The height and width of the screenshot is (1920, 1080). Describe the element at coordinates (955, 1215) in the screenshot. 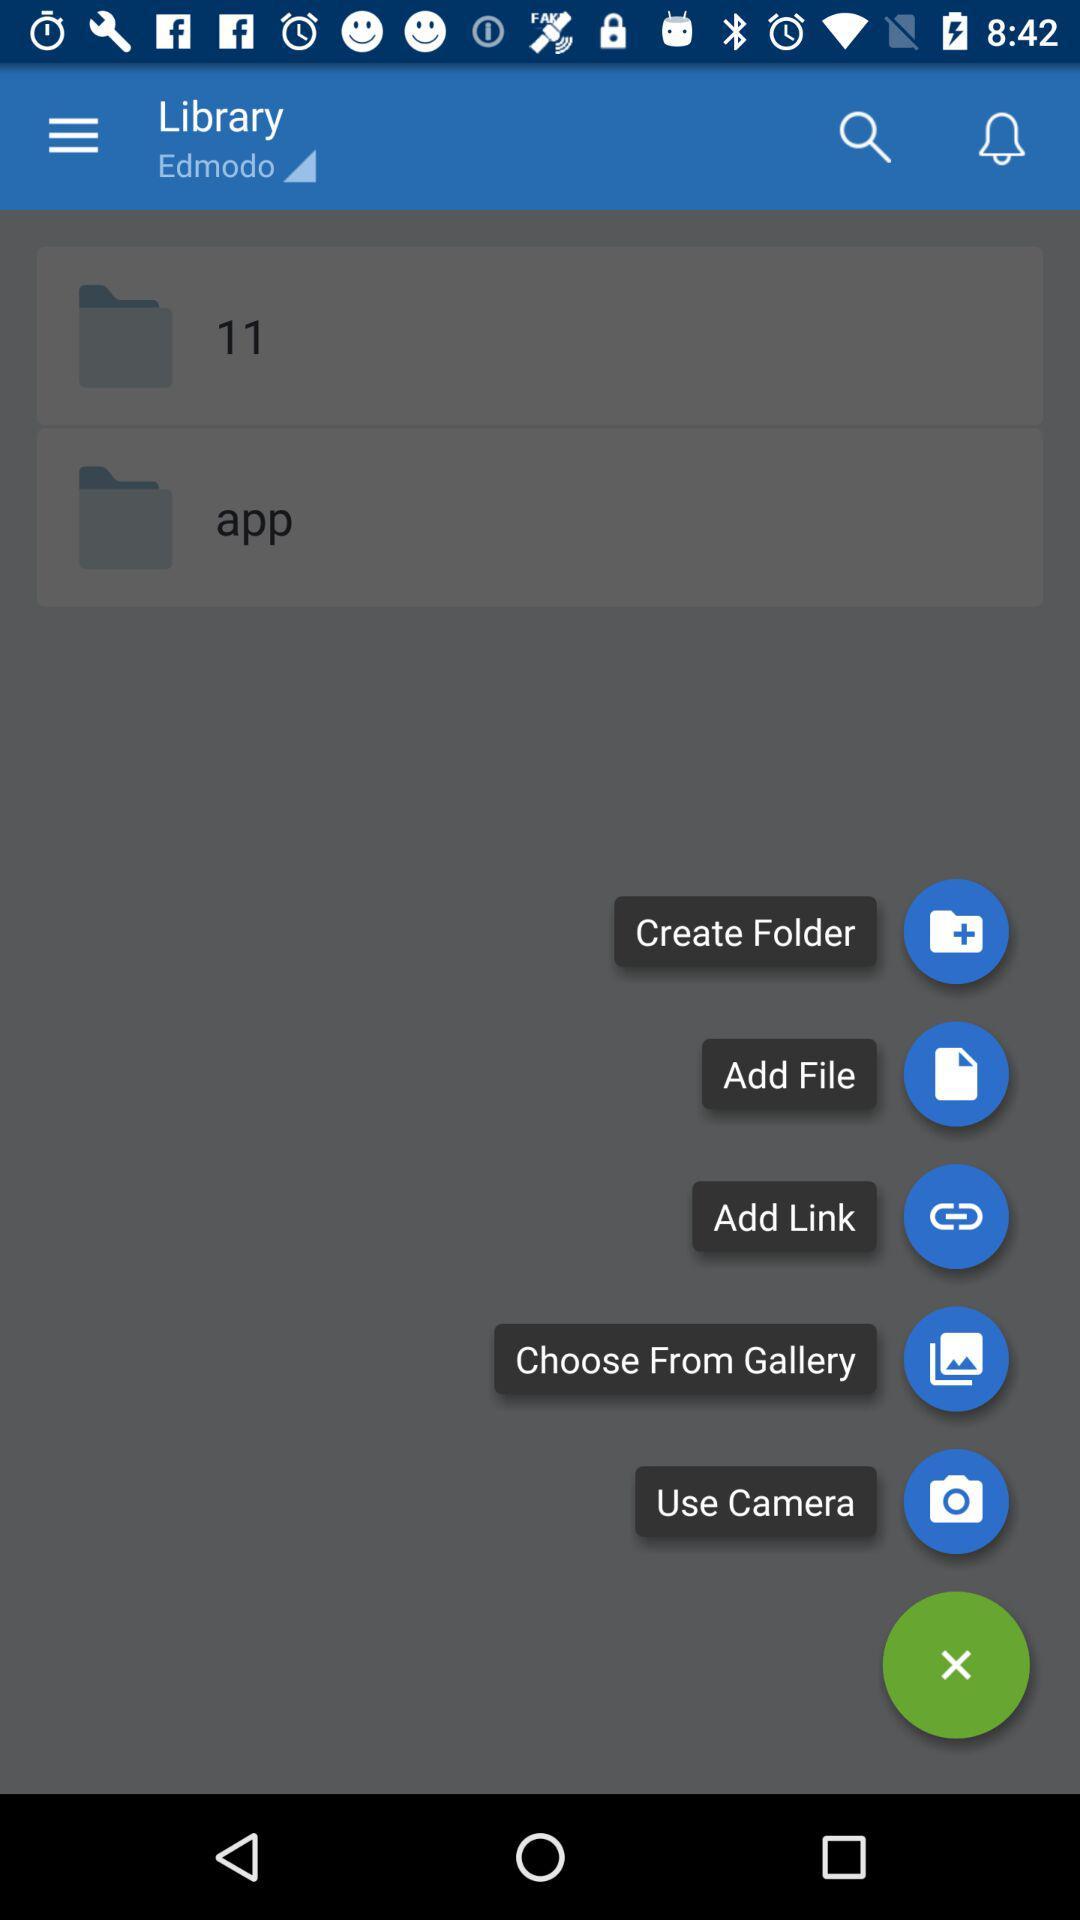

I see `a link` at that location.